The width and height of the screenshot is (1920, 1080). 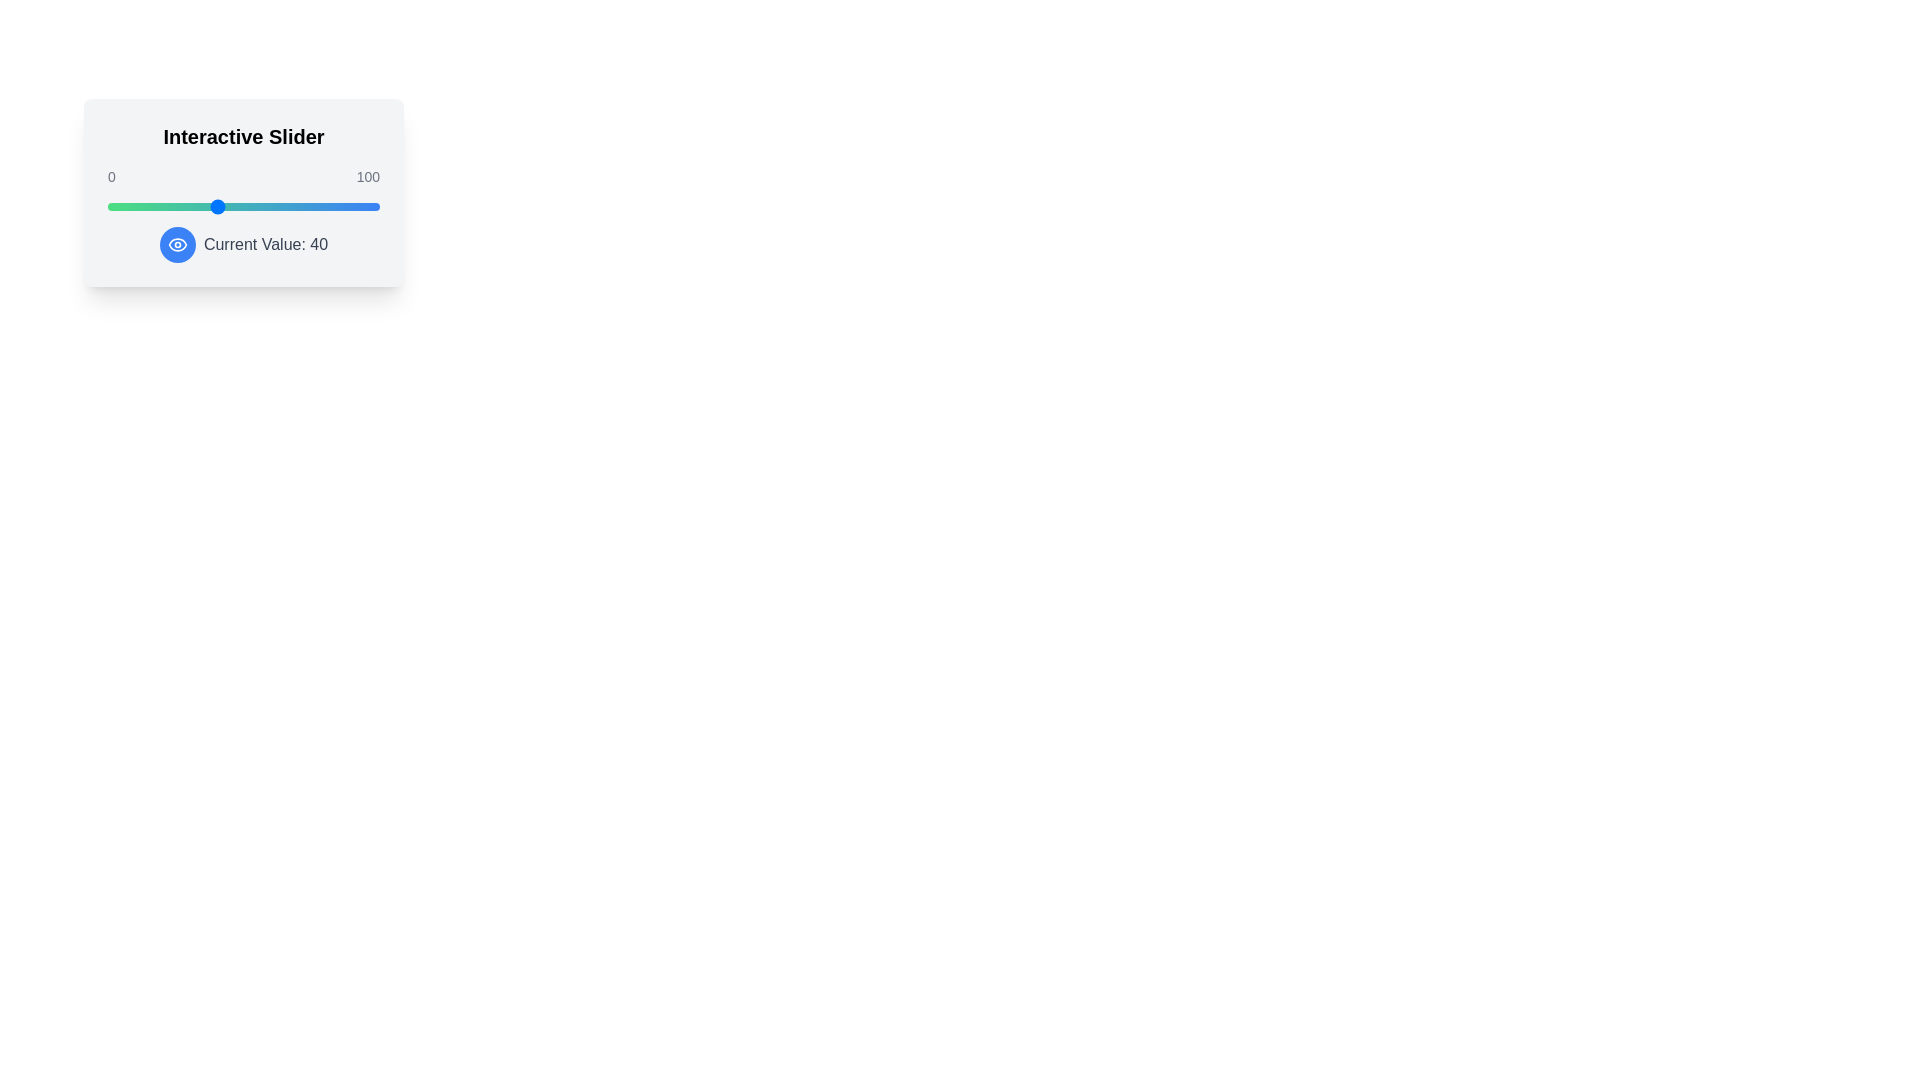 I want to click on the slider to set its value to 49, so click(x=240, y=207).